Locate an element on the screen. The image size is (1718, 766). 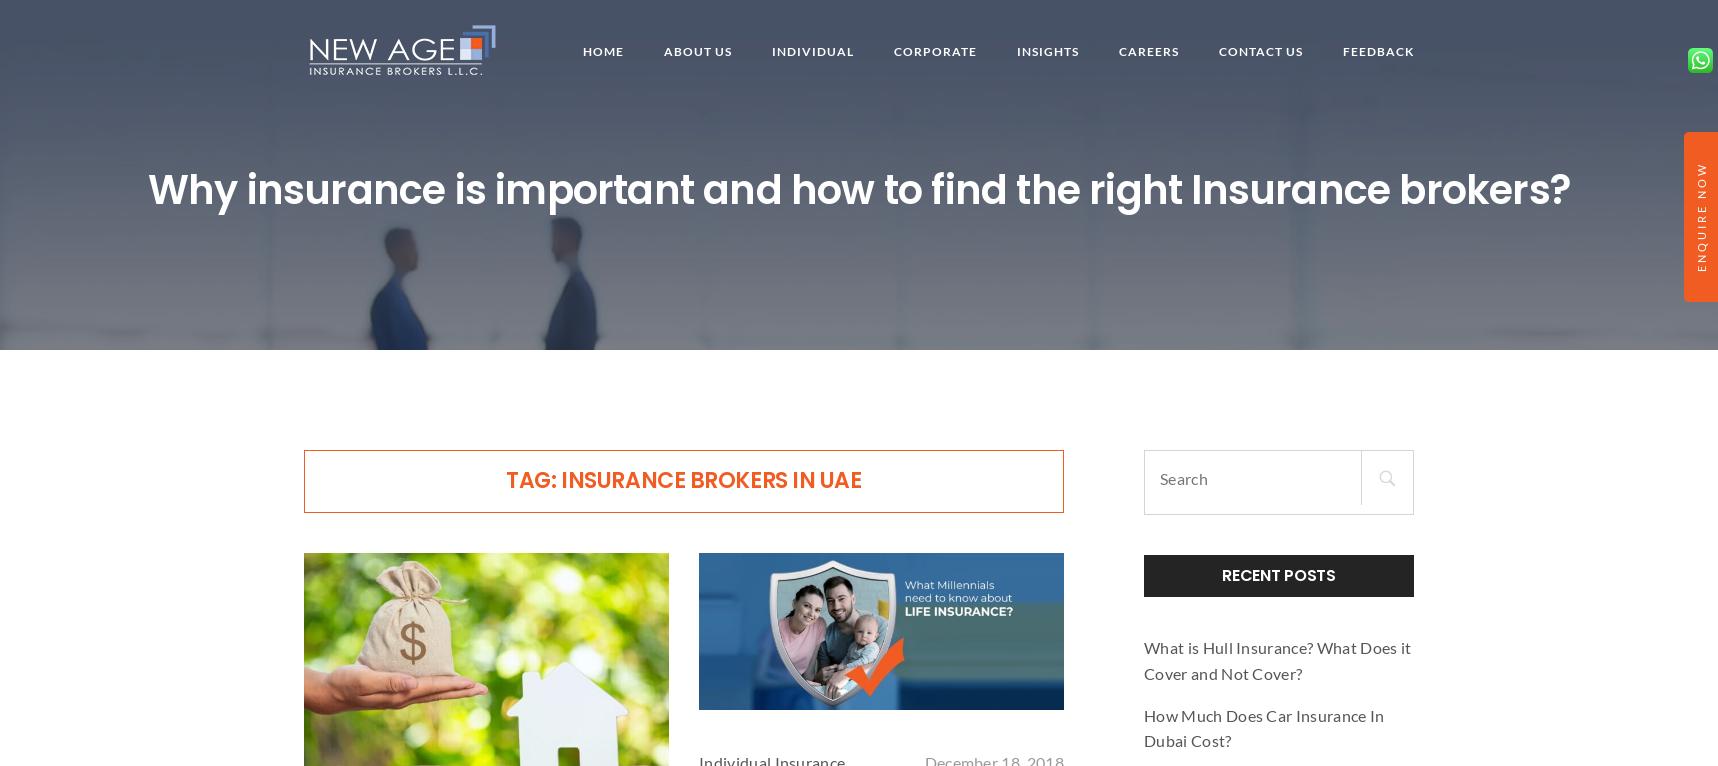
'Feedback' is located at coordinates (1377, 51).